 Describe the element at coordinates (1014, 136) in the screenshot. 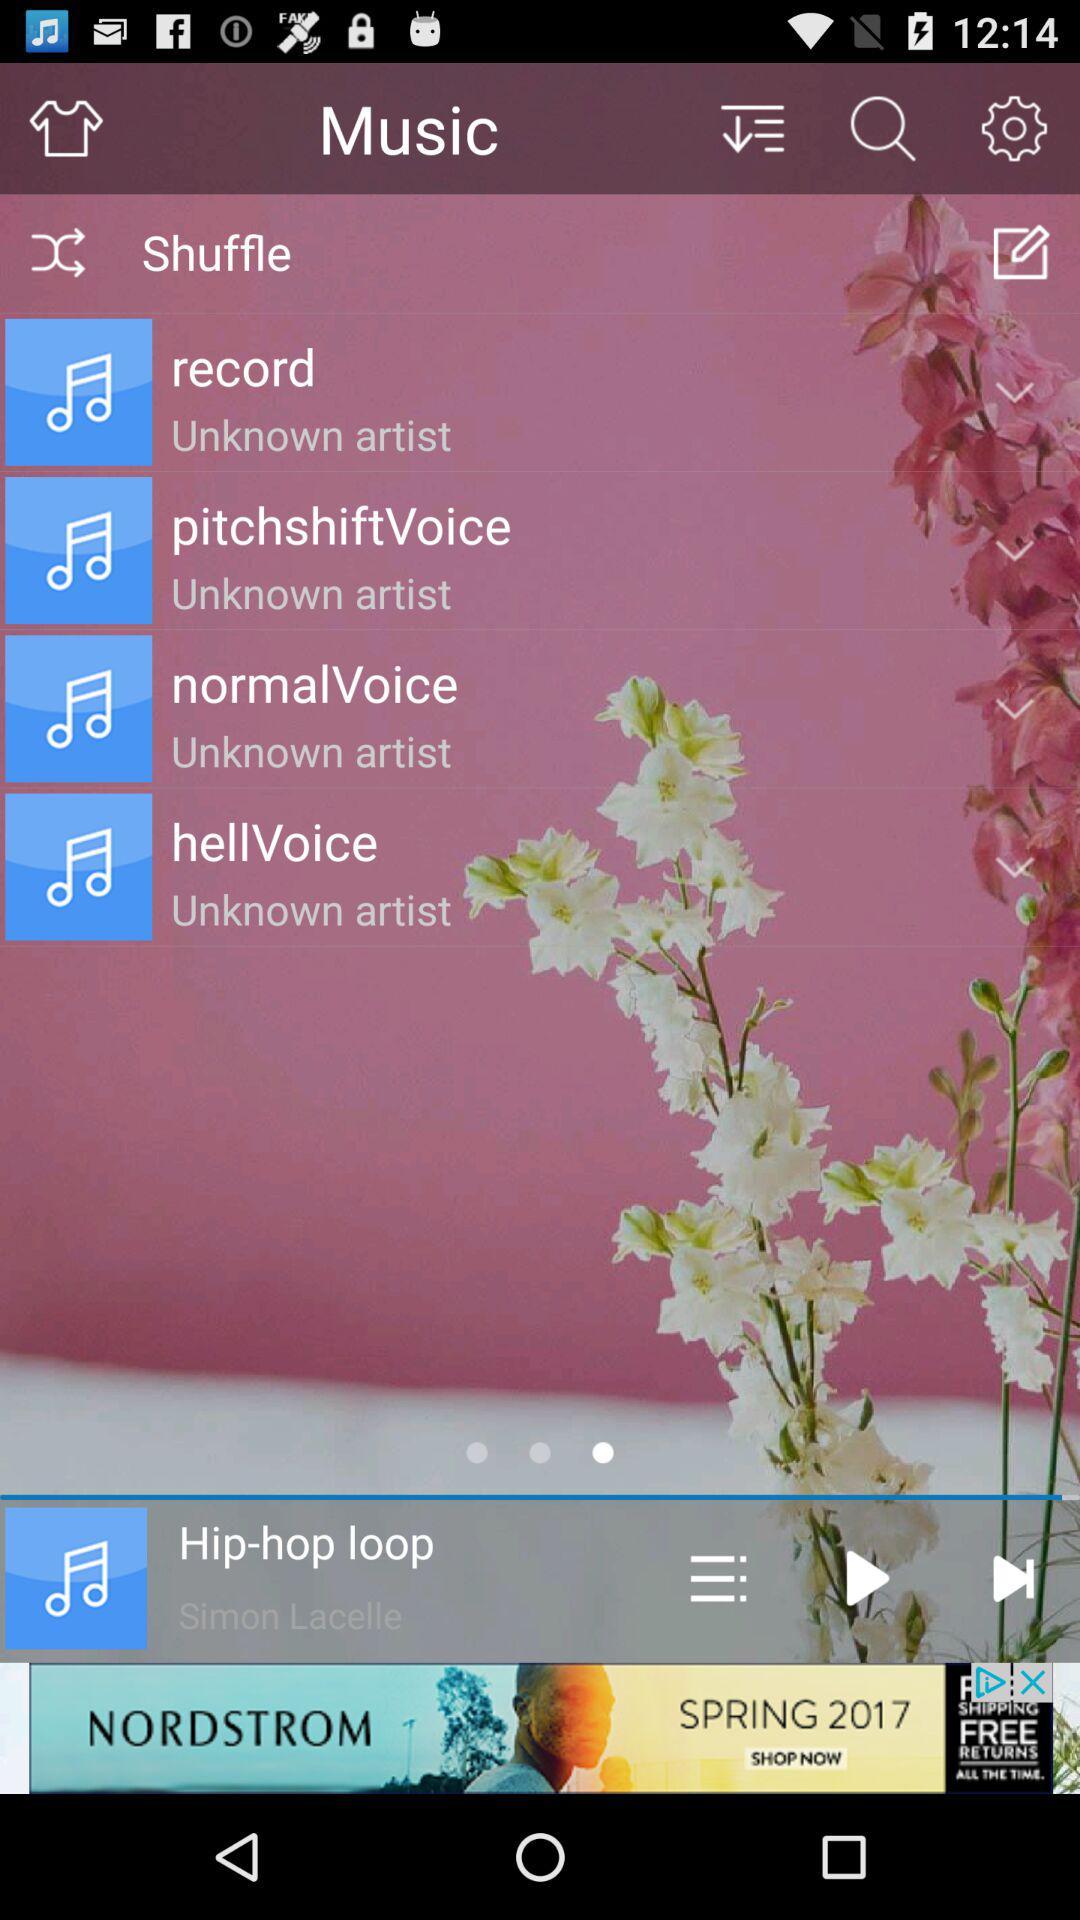

I see `the settings icon` at that location.